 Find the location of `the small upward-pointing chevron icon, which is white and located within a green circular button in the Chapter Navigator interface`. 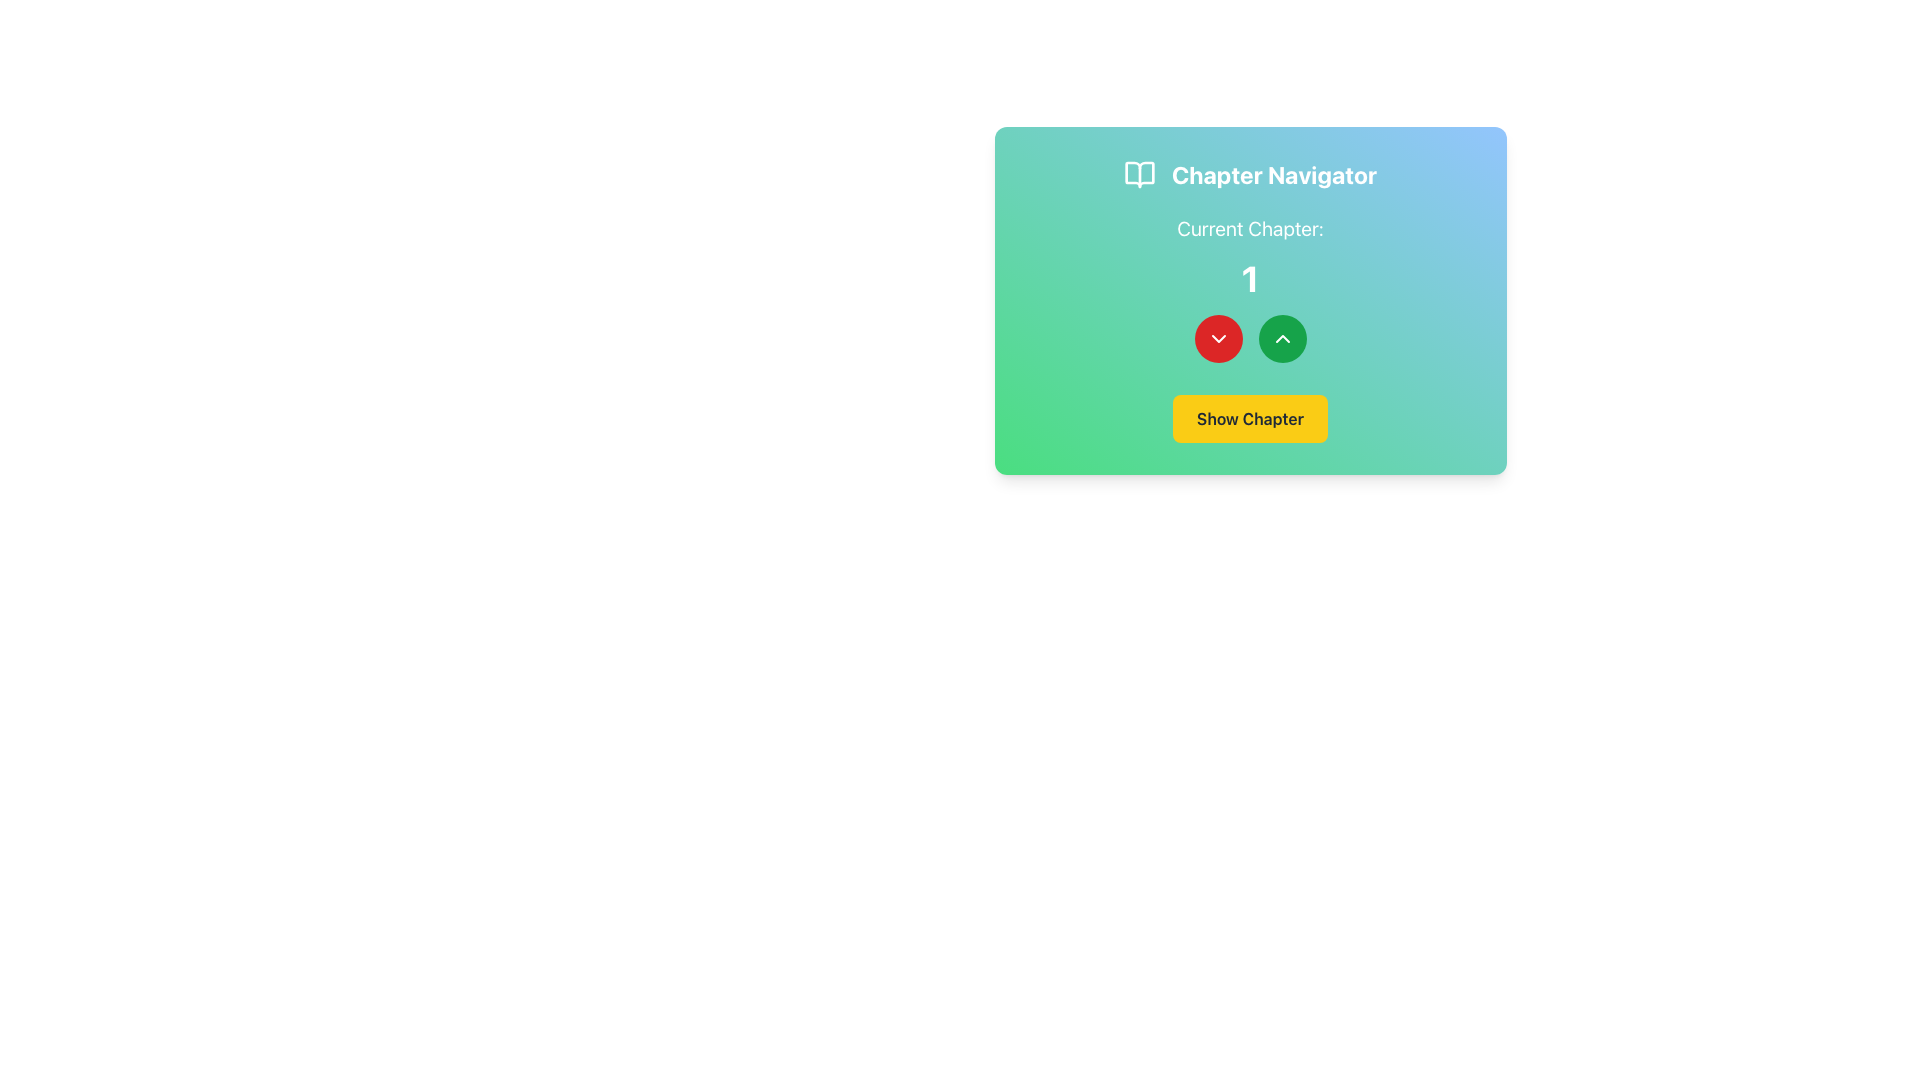

the small upward-pointing chevron icon, which is white and located within a green circular button in the Chapter Navigator interface is located at coordinates (1282, 338).